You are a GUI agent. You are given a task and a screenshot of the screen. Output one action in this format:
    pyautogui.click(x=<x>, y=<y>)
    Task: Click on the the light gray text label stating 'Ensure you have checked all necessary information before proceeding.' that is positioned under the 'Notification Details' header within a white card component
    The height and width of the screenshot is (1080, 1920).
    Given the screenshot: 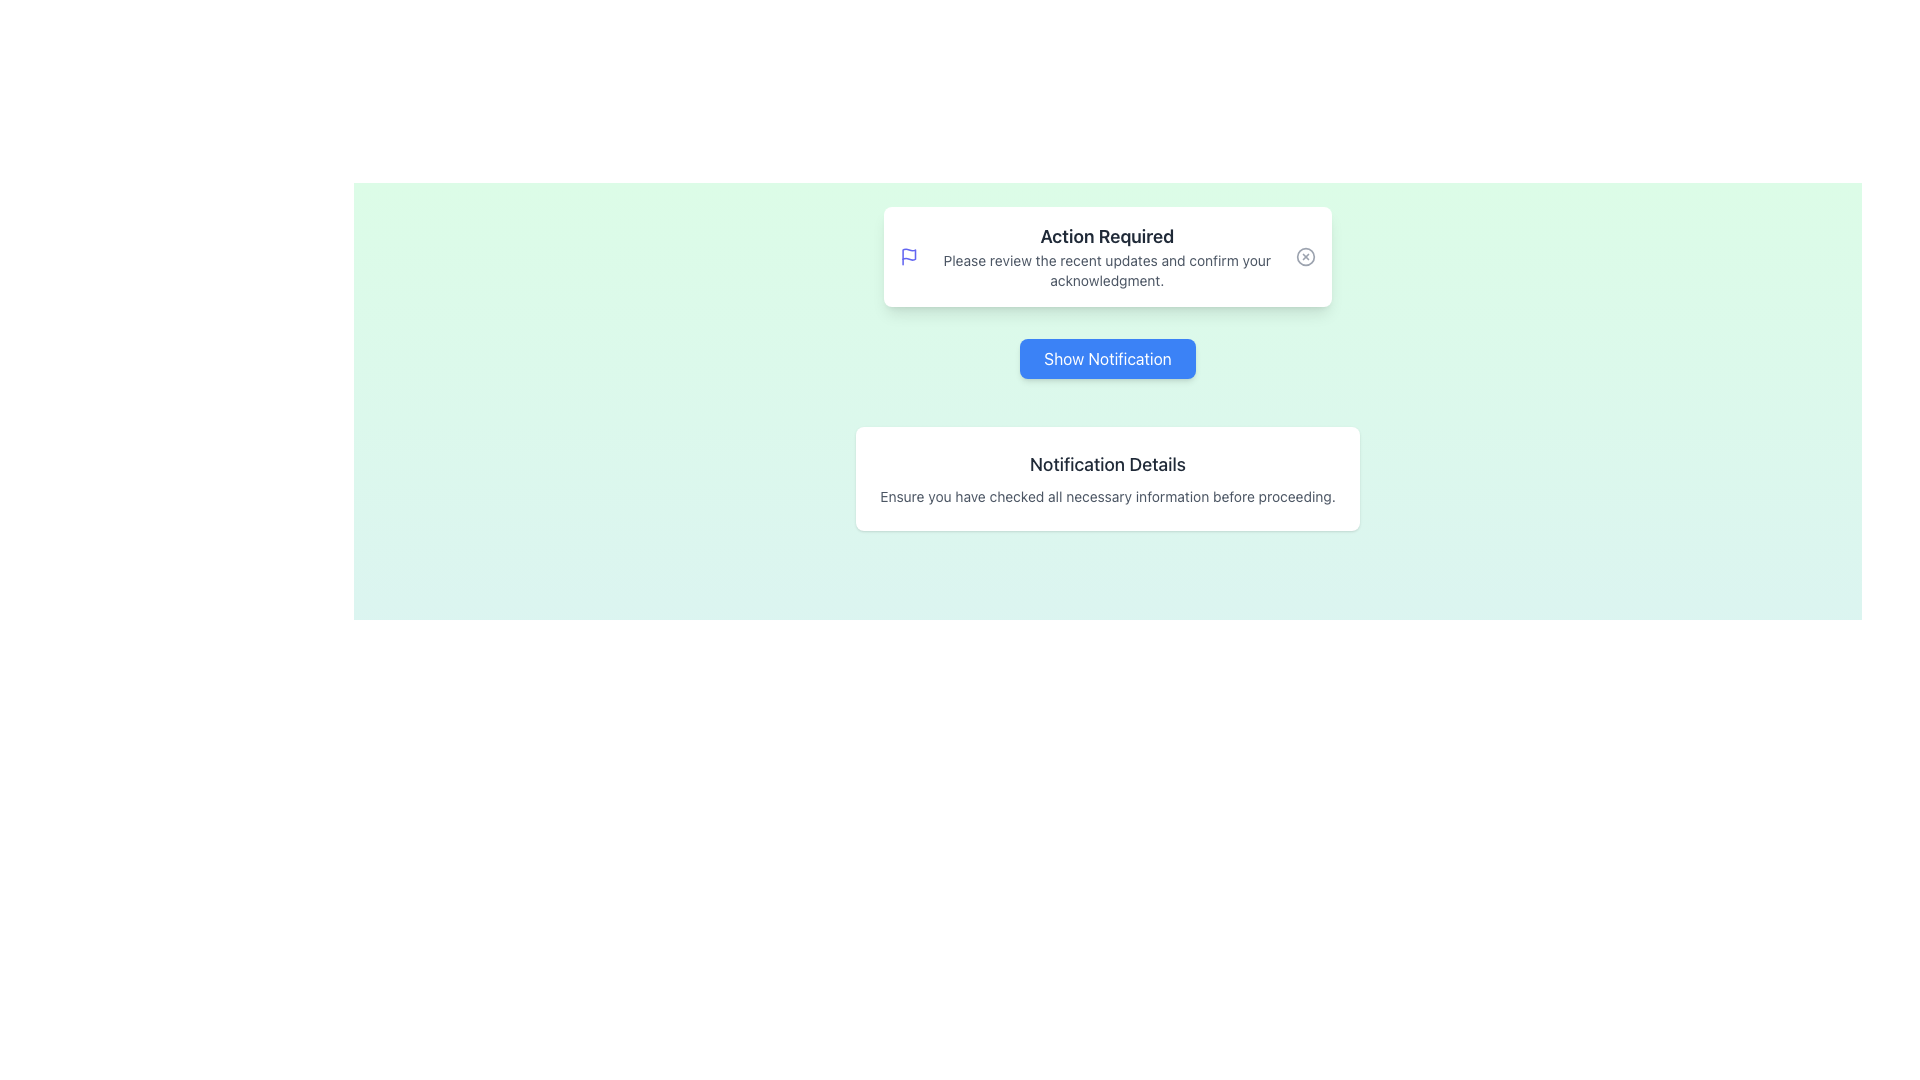 What is the action you would take?
    pyautogui.click(x=1107, y=496)
    